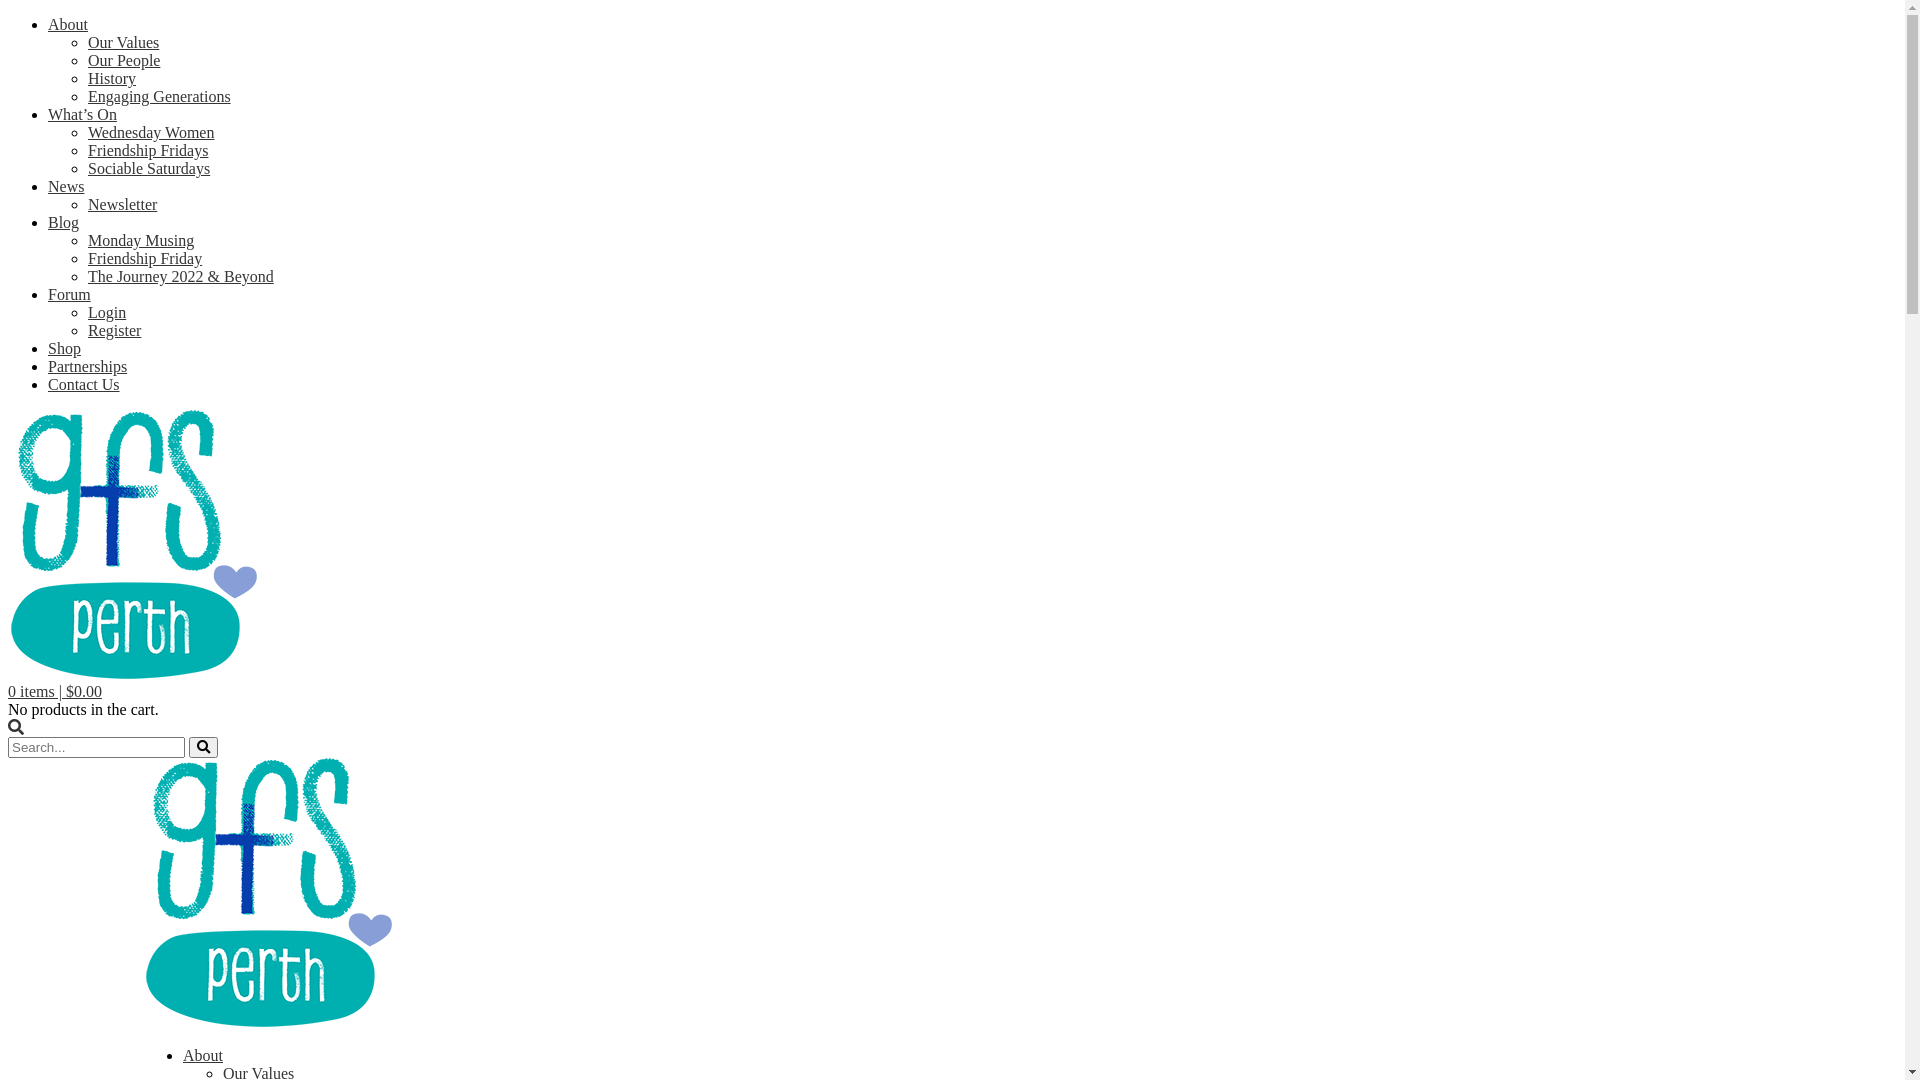 The width and height of the screenshot is (1920, 1080). Describe the element at coordinates (181, 276) in the screenshot. I see `'The Journey 2022 & Beyond'` at that location.